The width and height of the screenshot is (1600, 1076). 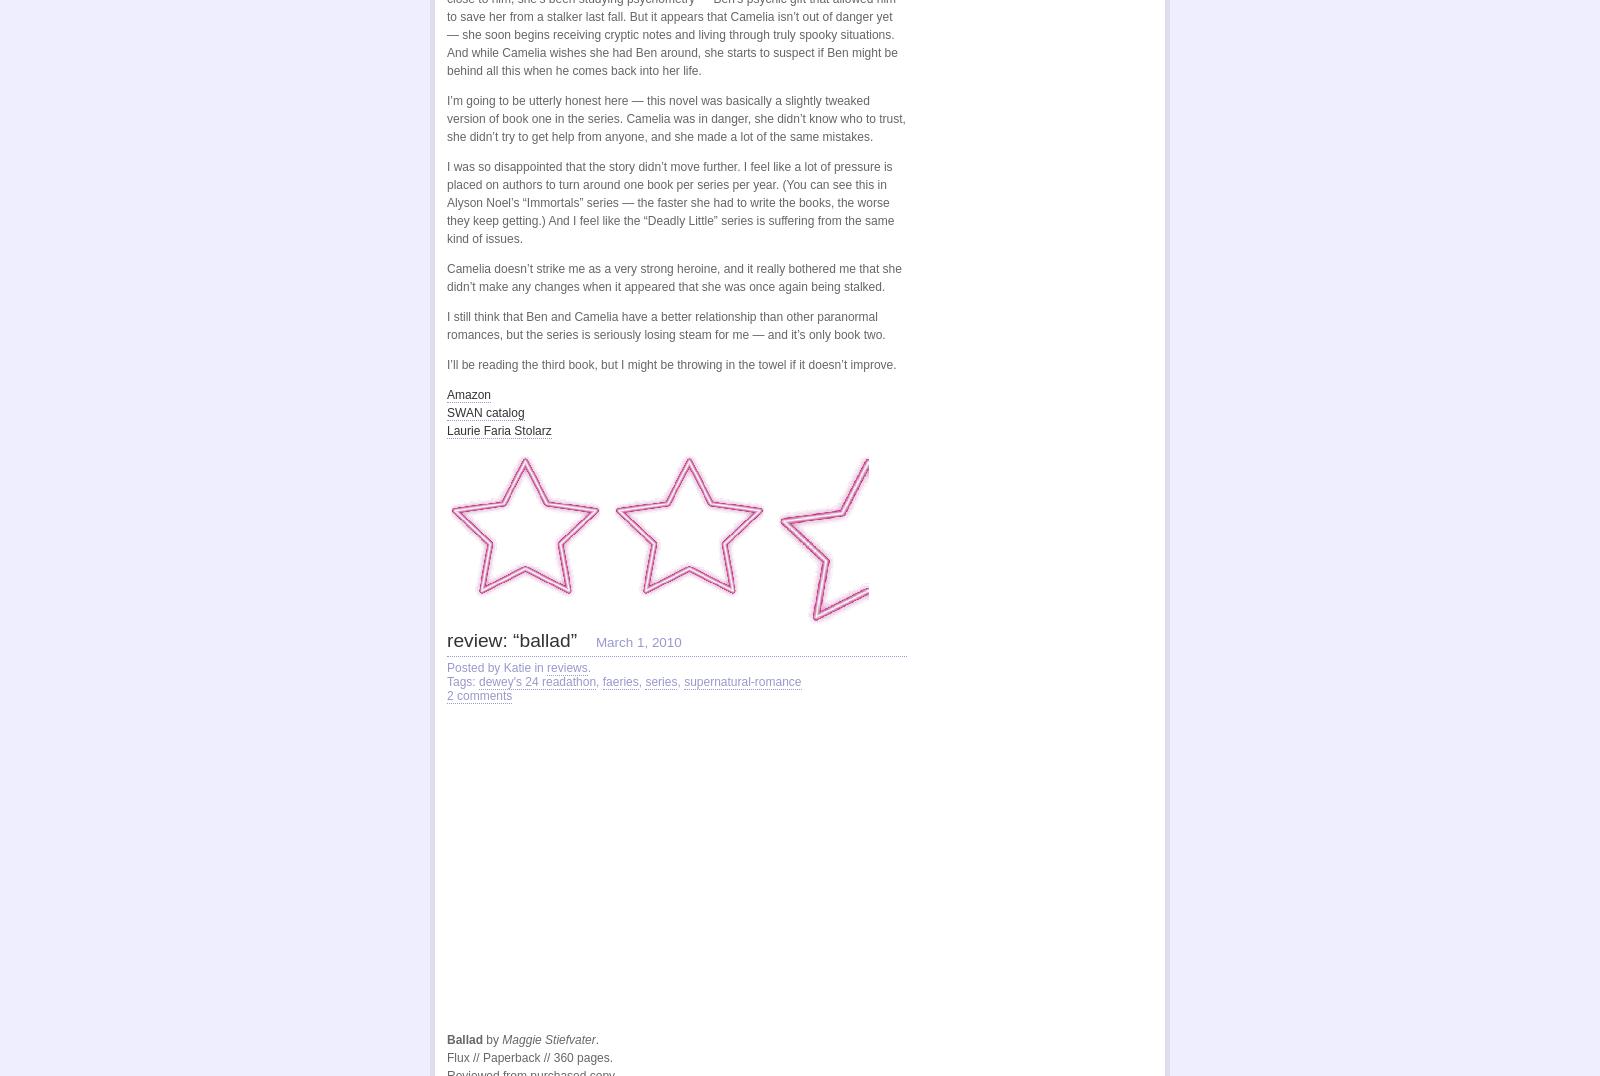 What do you see at coordinates (495, 666) in the screenshot?
I see `'Posted by Katie in'` at bounding box center [495, 666].